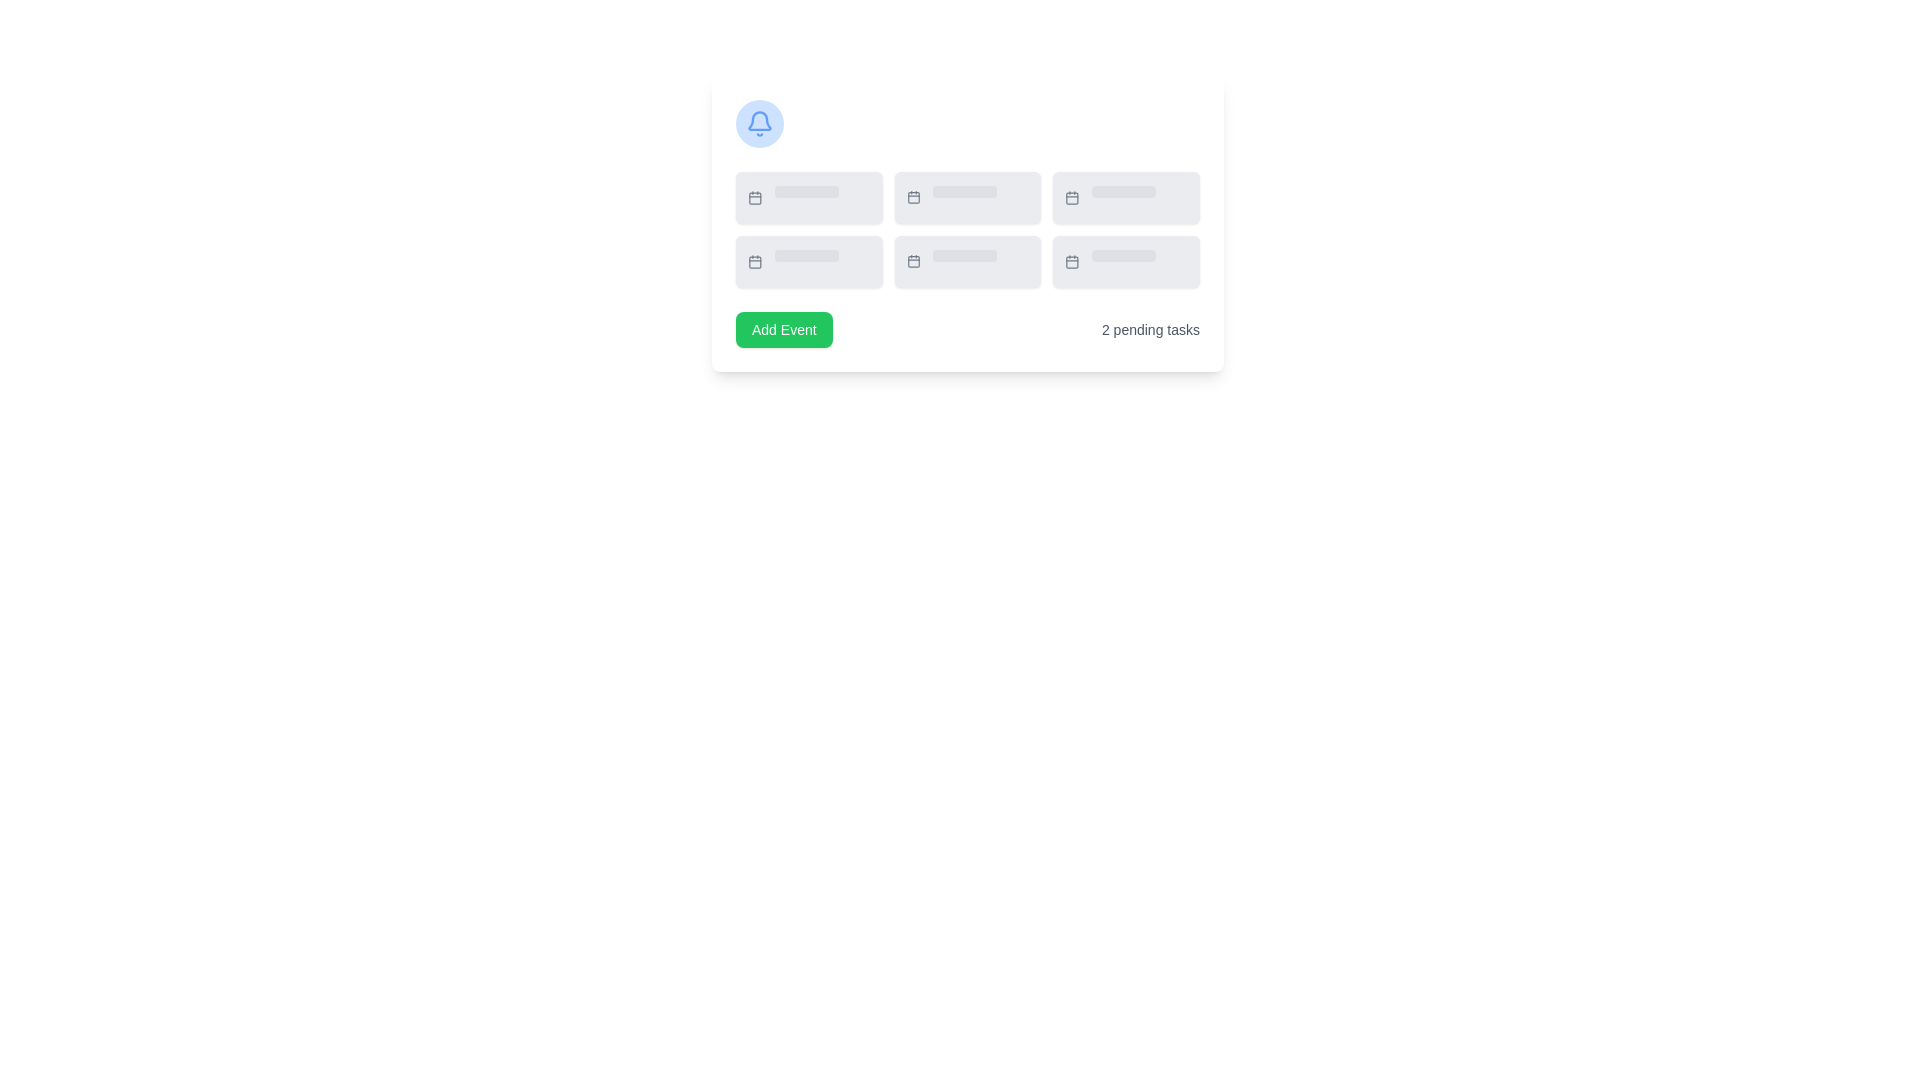  What do you see at coordinates (806, 254) in the screenshot?
I see `the Static placeholder element, which serves as a visual indicator for loading or unavailable content, located at the bottom row of the grid in the leftmost column` at bounding box center [806, 254].